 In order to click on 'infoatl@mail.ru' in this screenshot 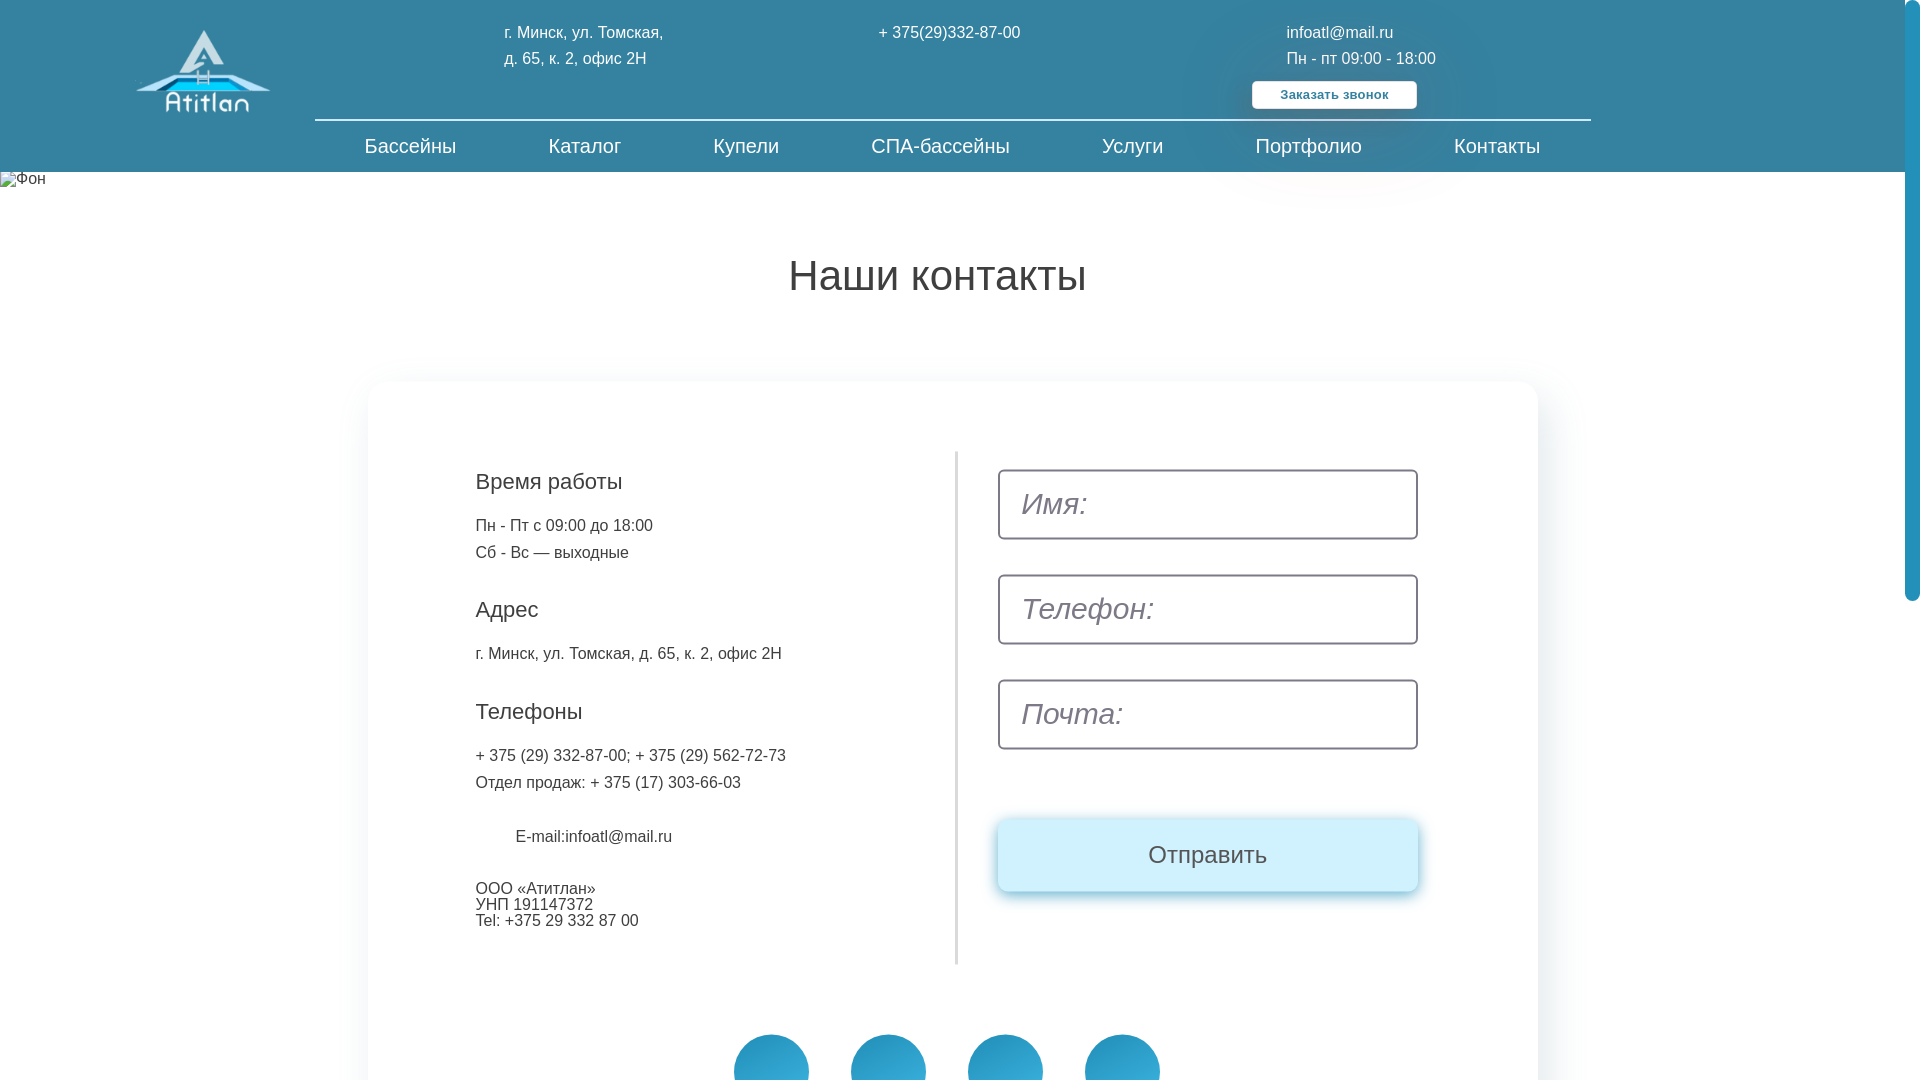, I will do `click(1344, 33)`.